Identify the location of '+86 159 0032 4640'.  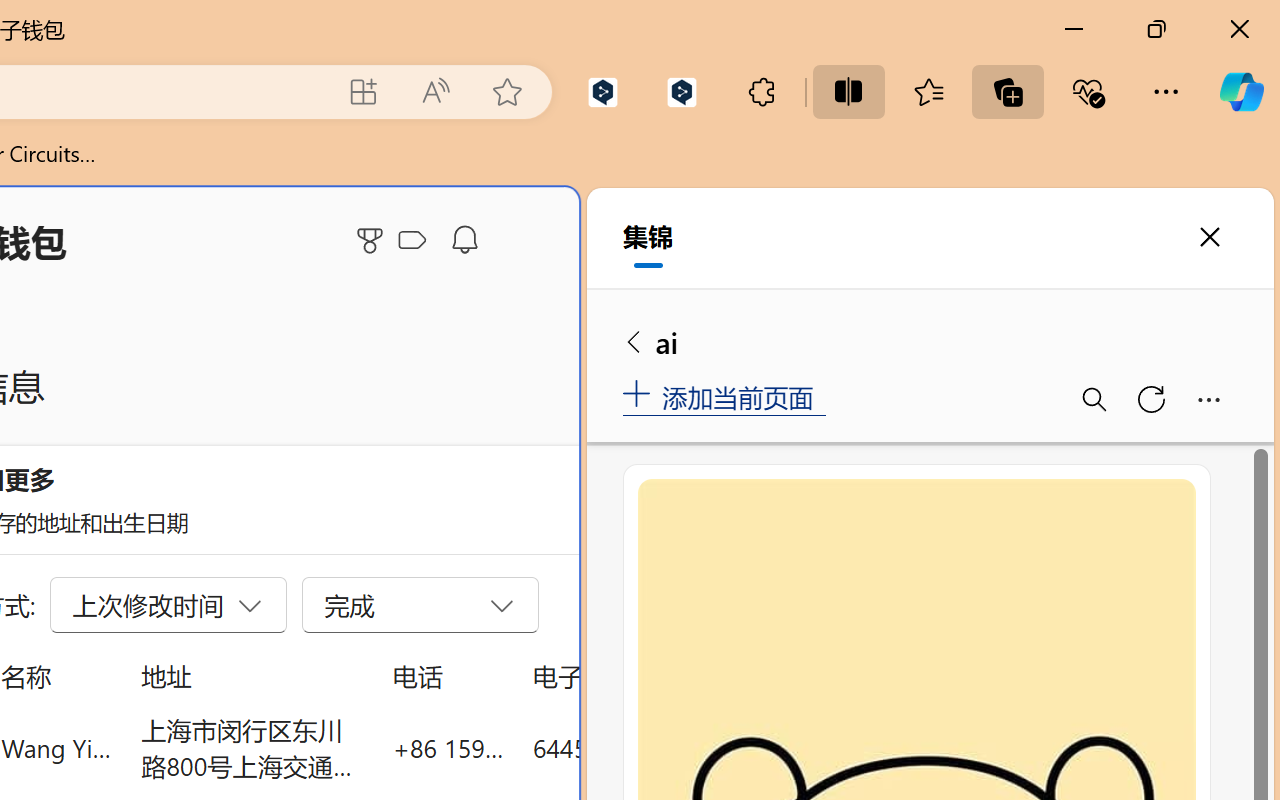
(447, 747).